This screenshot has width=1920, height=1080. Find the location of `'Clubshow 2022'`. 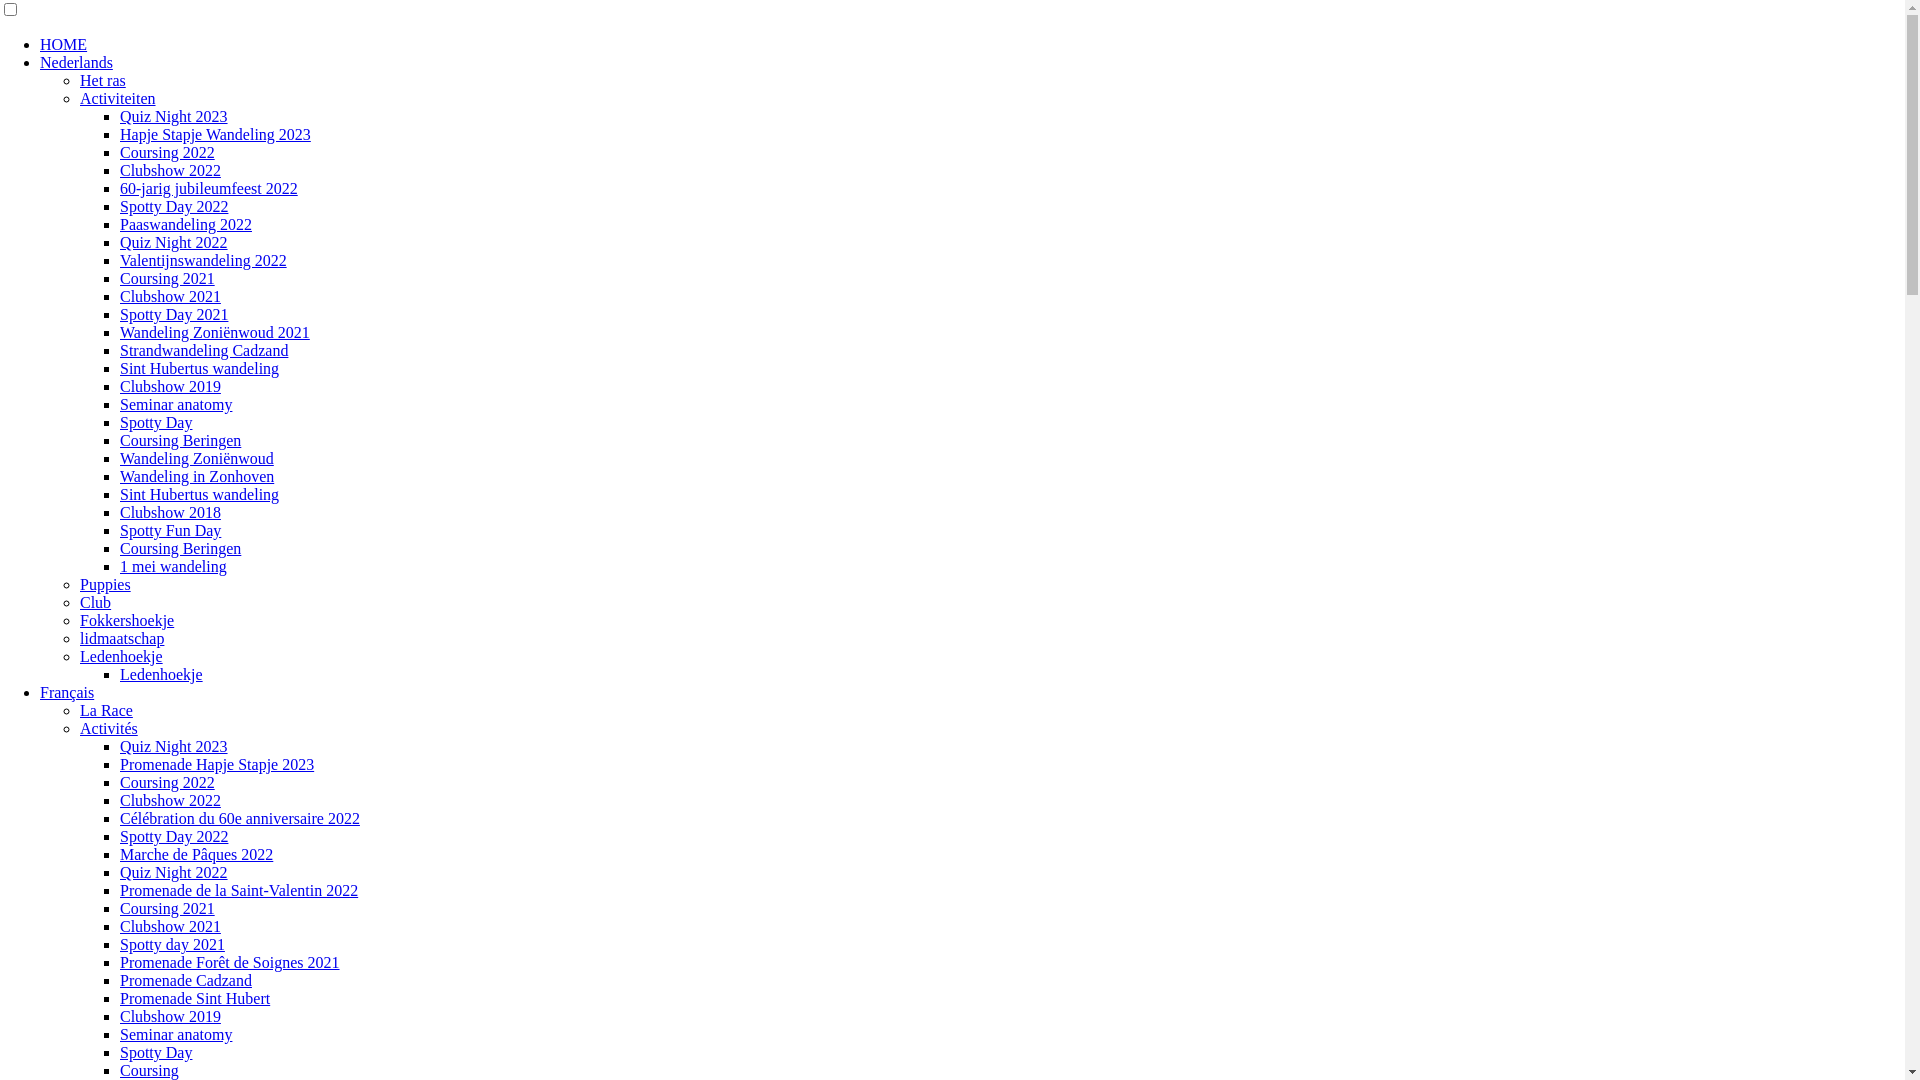

'Clubshow 2022' is located at coordinates (119, 169).